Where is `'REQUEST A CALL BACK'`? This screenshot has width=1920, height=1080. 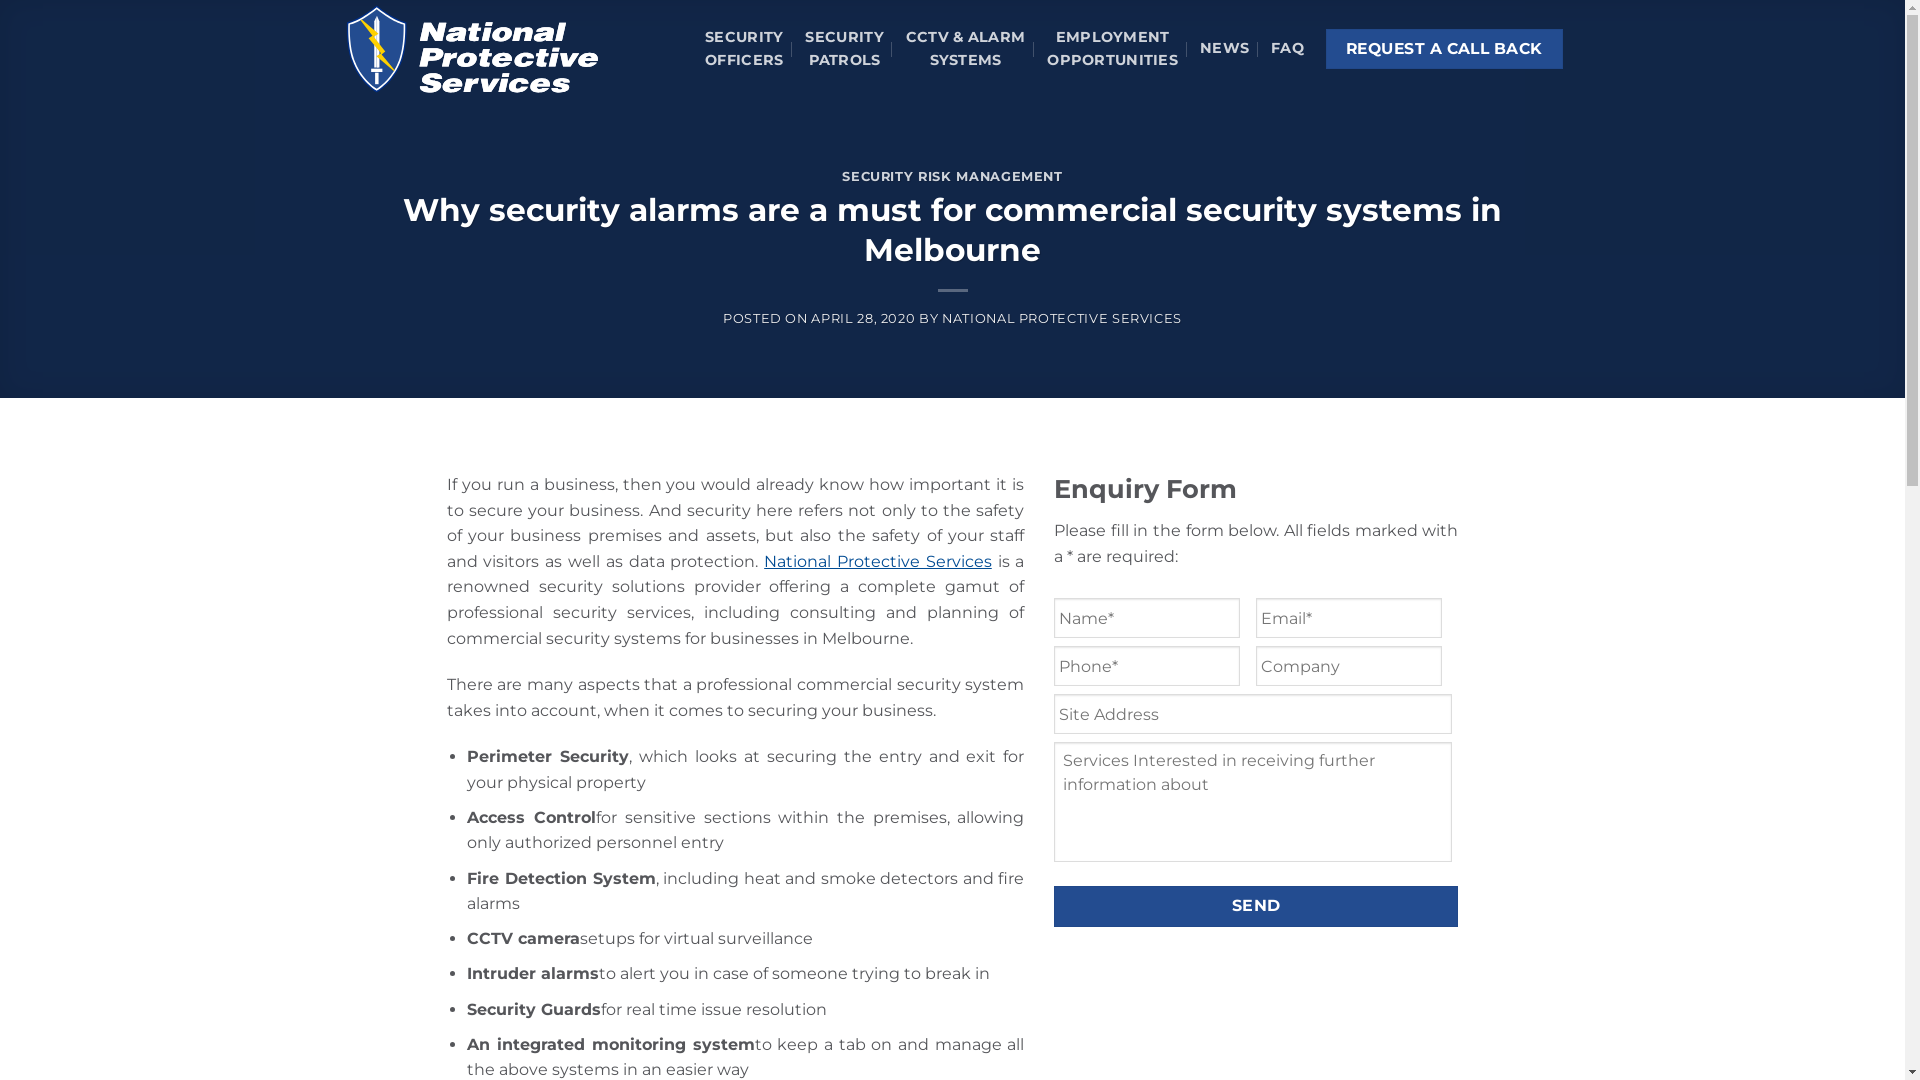
'REQUEST A CALL BACK' is located at coordinates (1444, 48).